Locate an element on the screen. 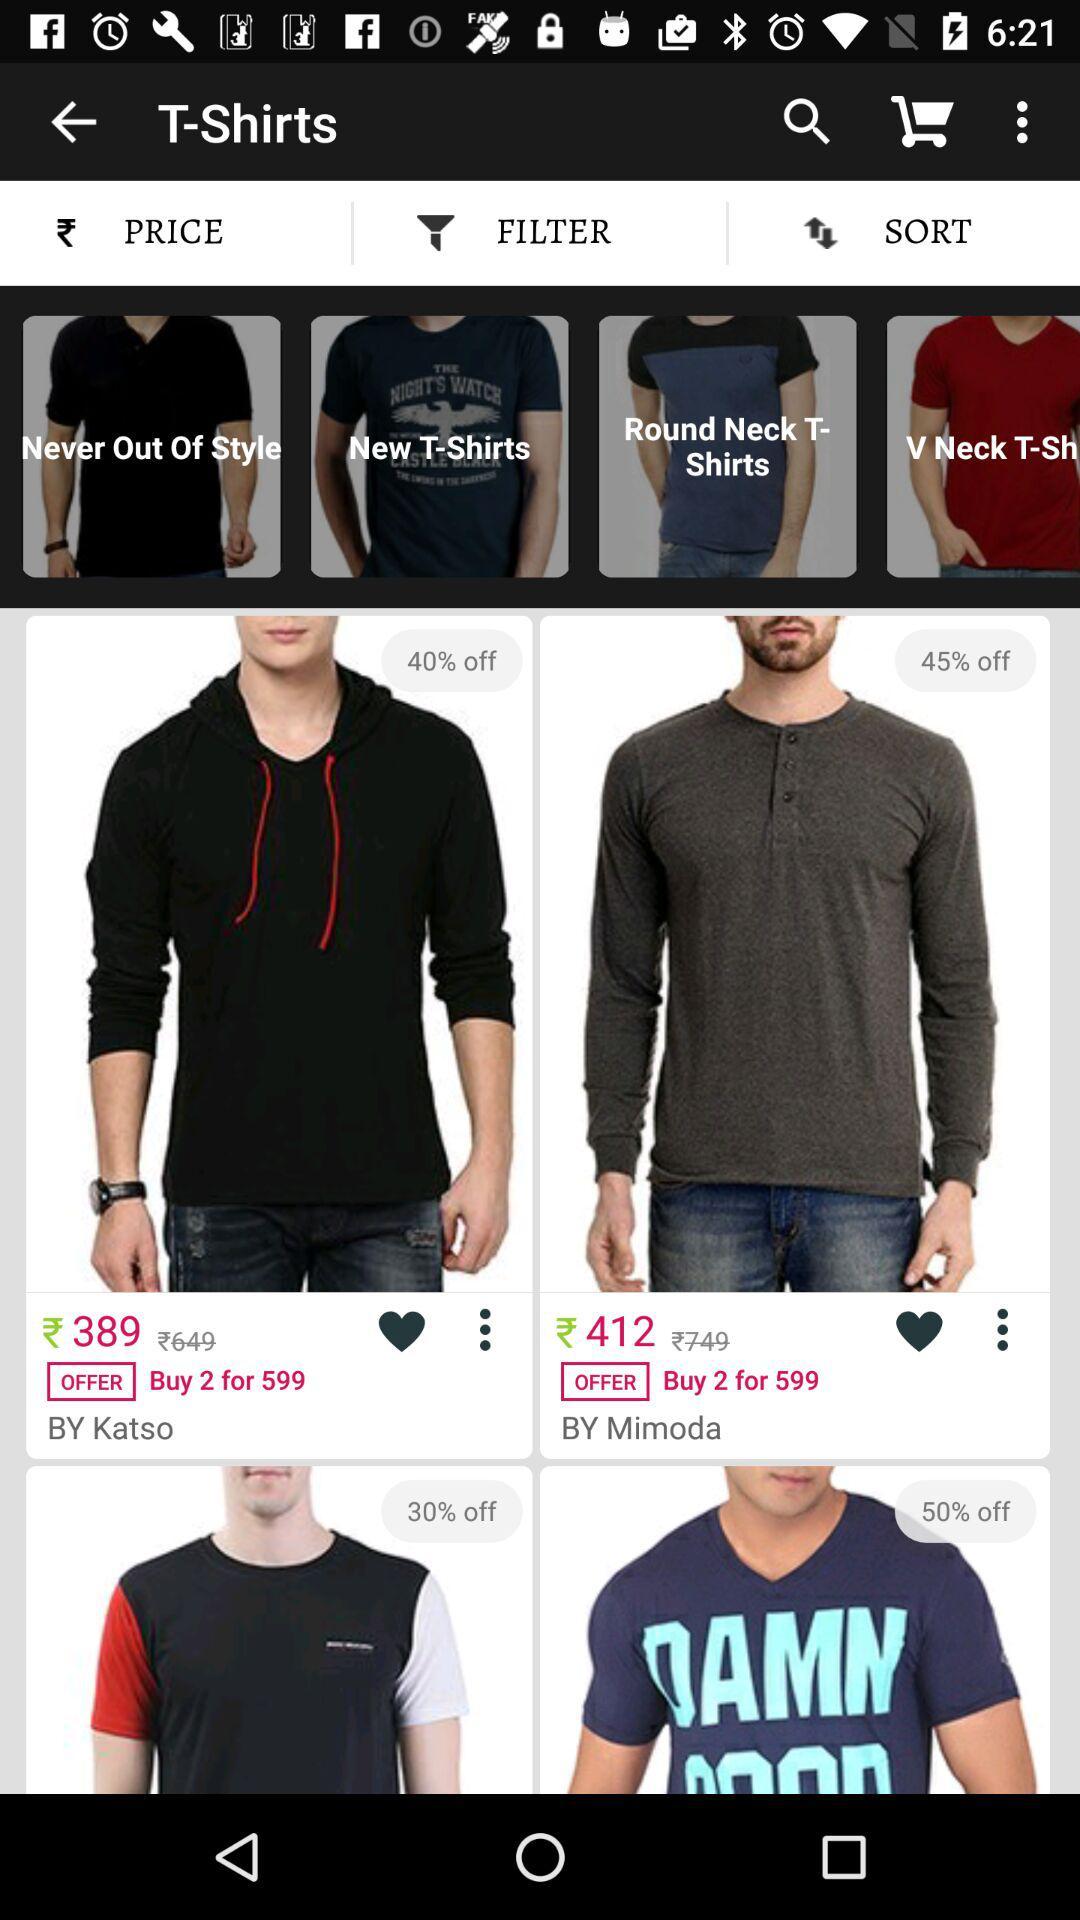 Image resolution: width=1080 pixels, height=1920 pixels. like option is located at coordinates (401, 1329).